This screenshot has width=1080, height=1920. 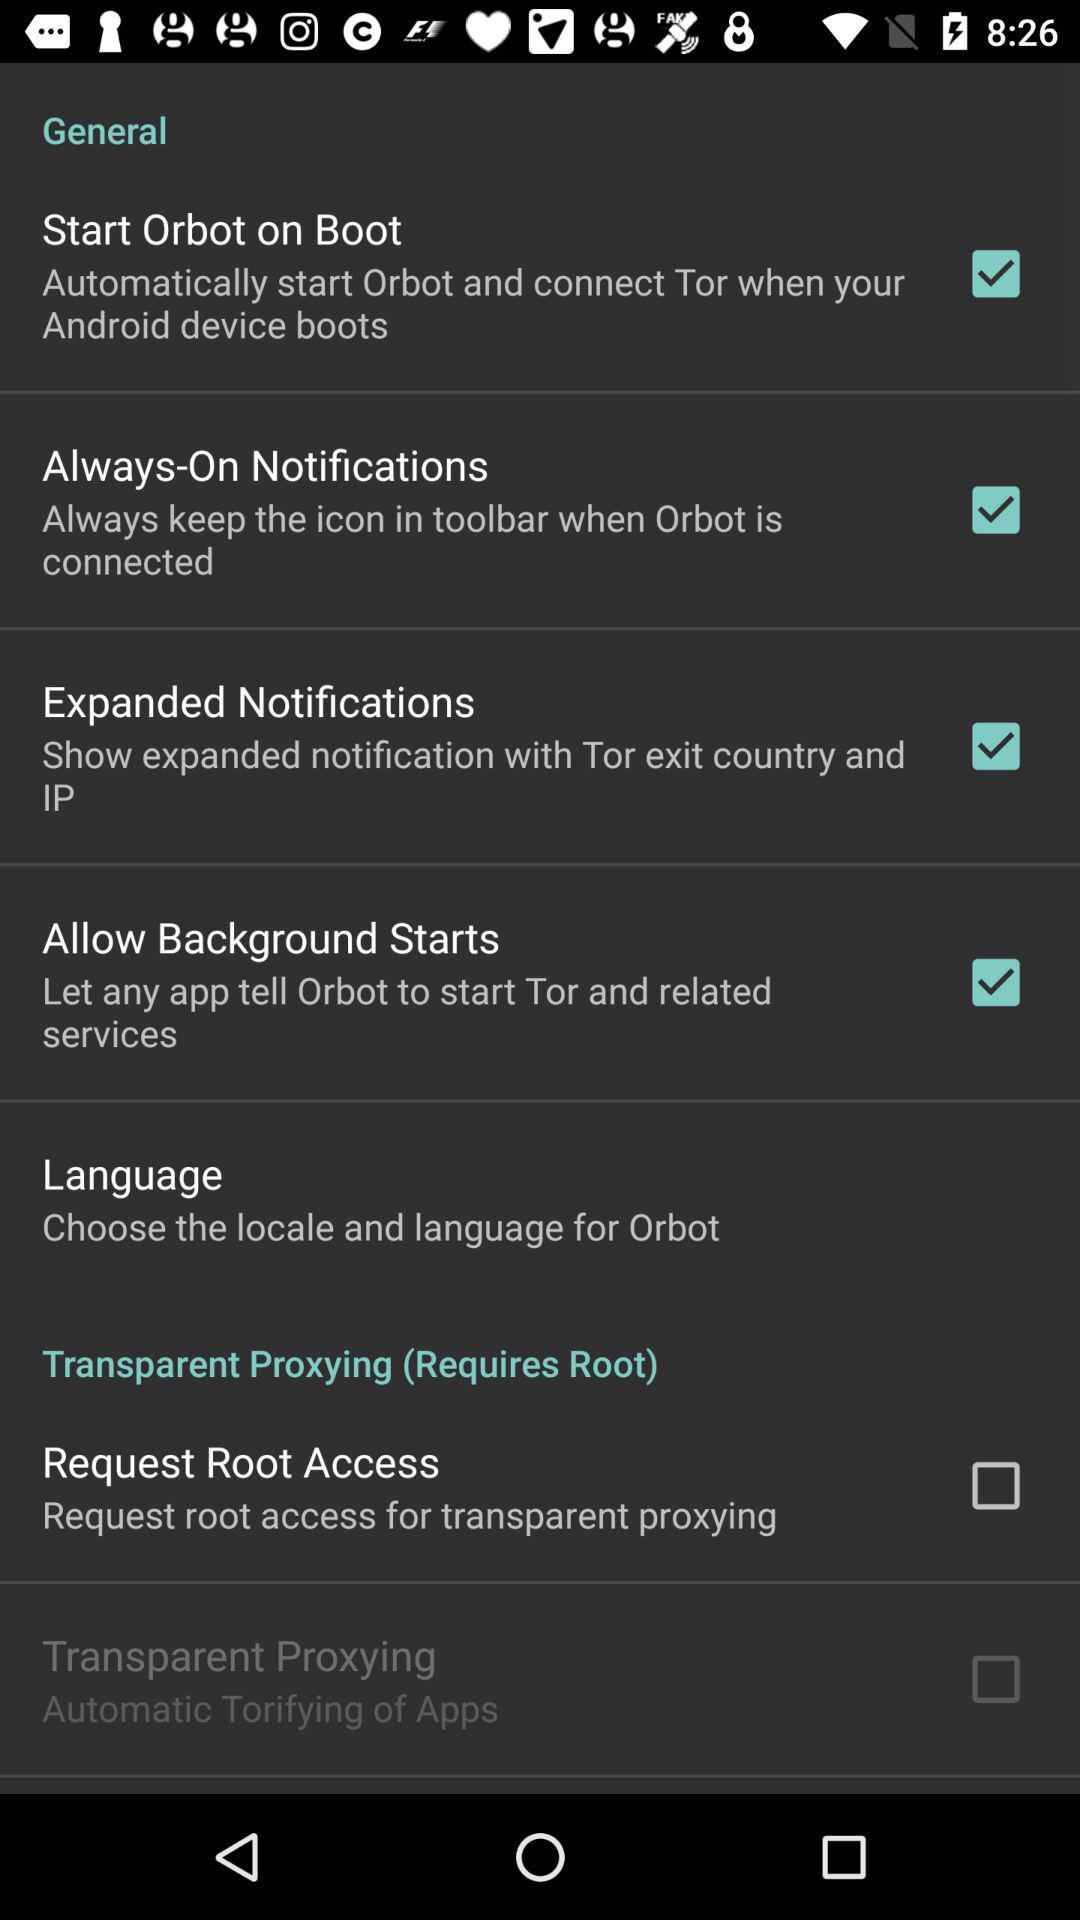 What do you see at coordinates (271, 935) in the screenshot?
I see `the item above let any app icon` at bounding box center [271, 935].